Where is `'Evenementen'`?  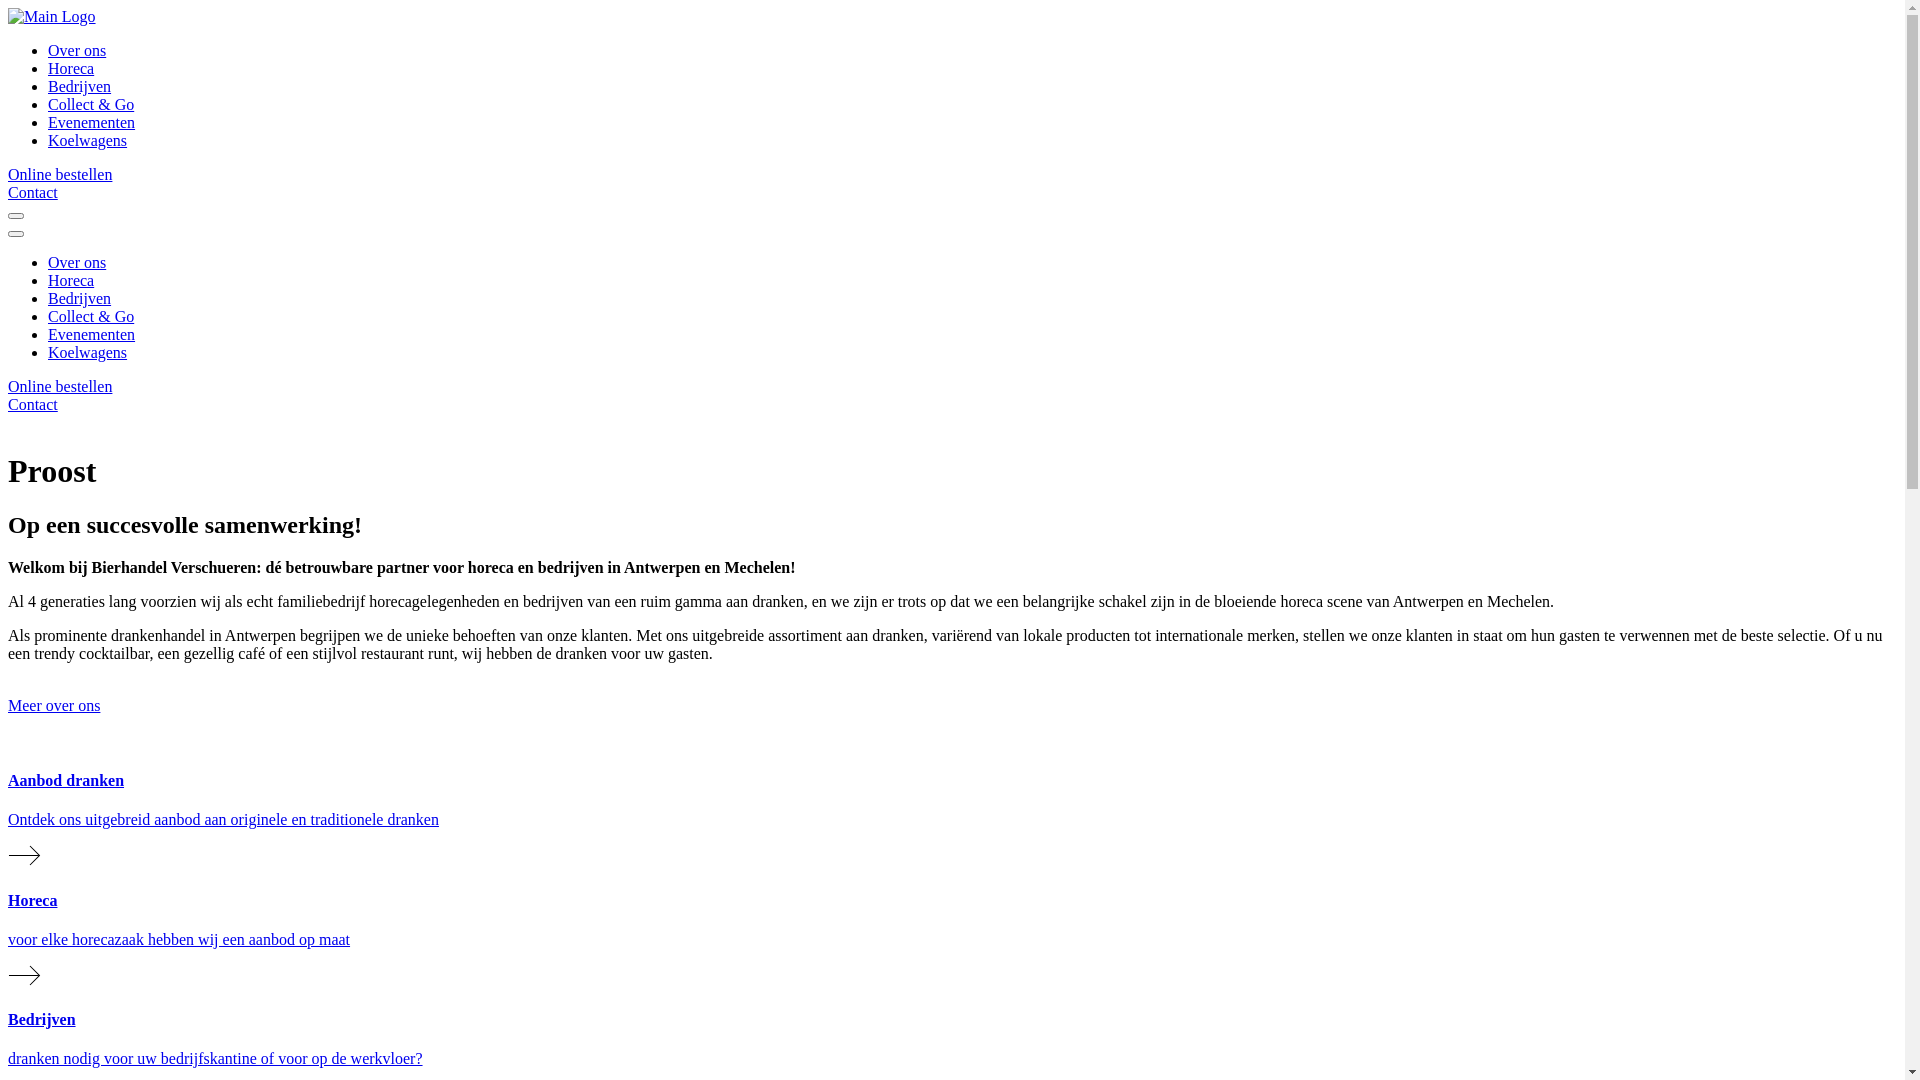 'Evenementen' is located at coordinates (90, 333).